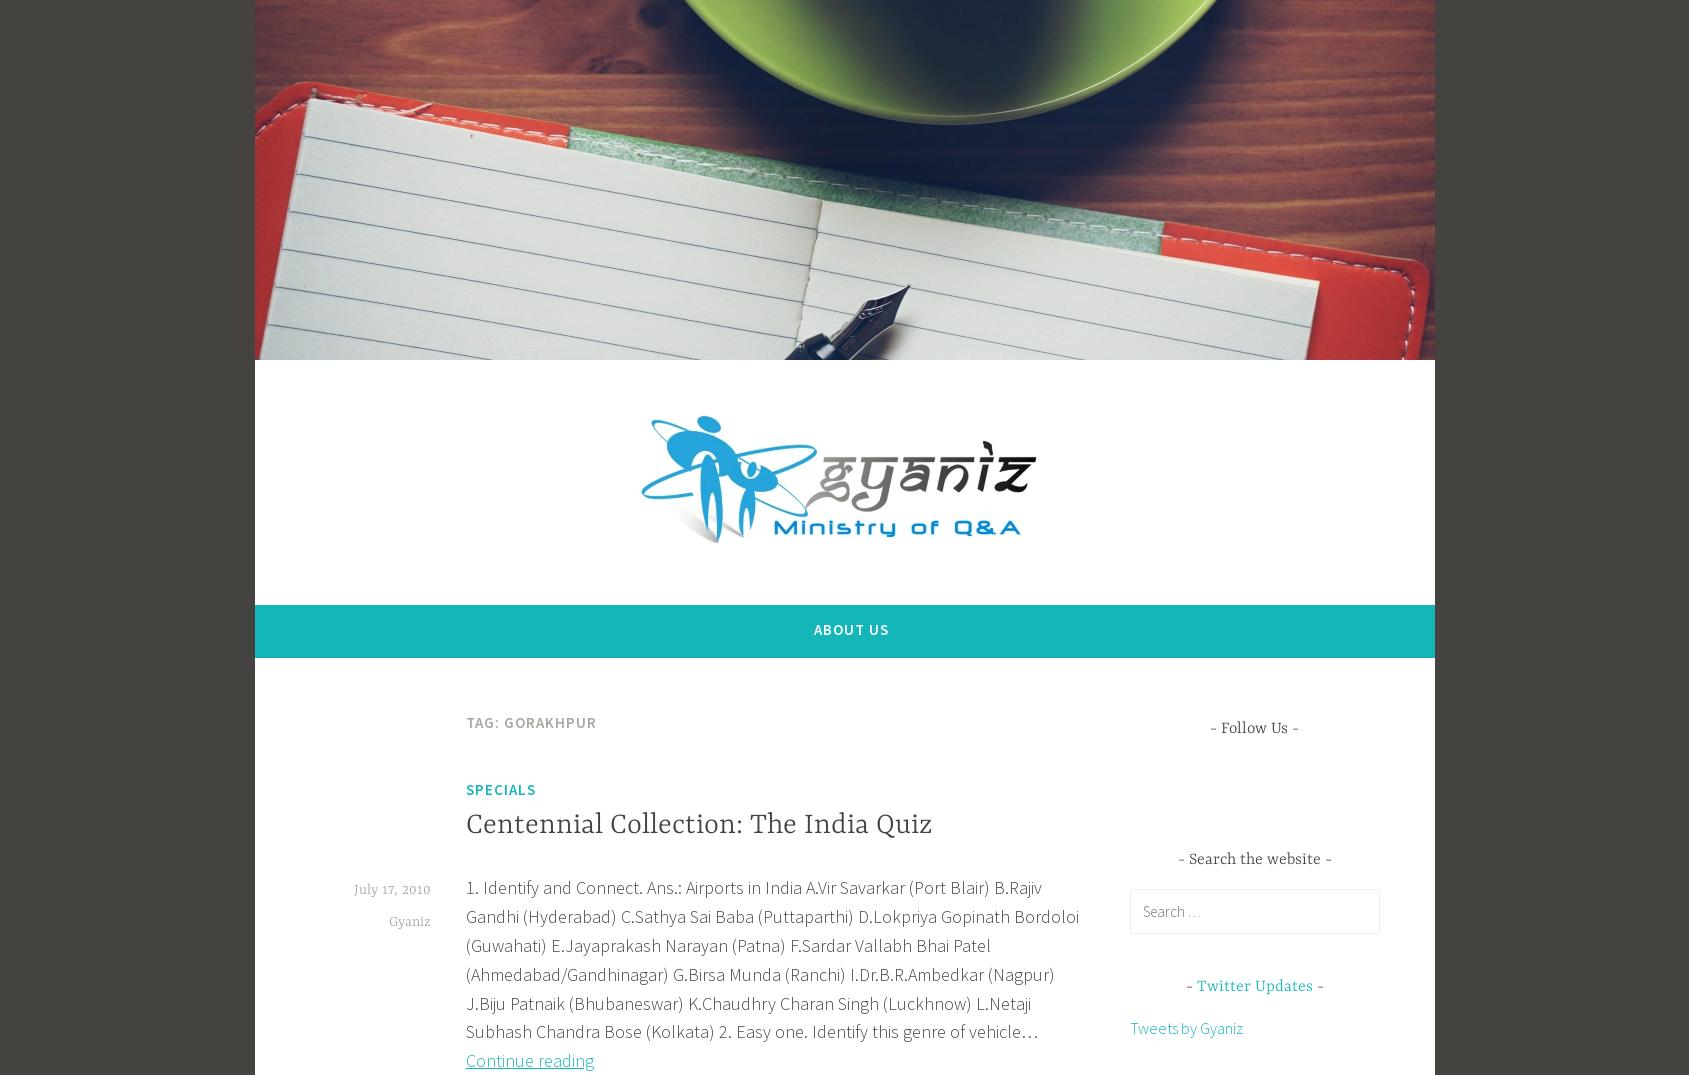  Describe the element at coordinates (698, 825) in the screenshot. I see `'Centennial Collection: The India Quiz'` at that location.